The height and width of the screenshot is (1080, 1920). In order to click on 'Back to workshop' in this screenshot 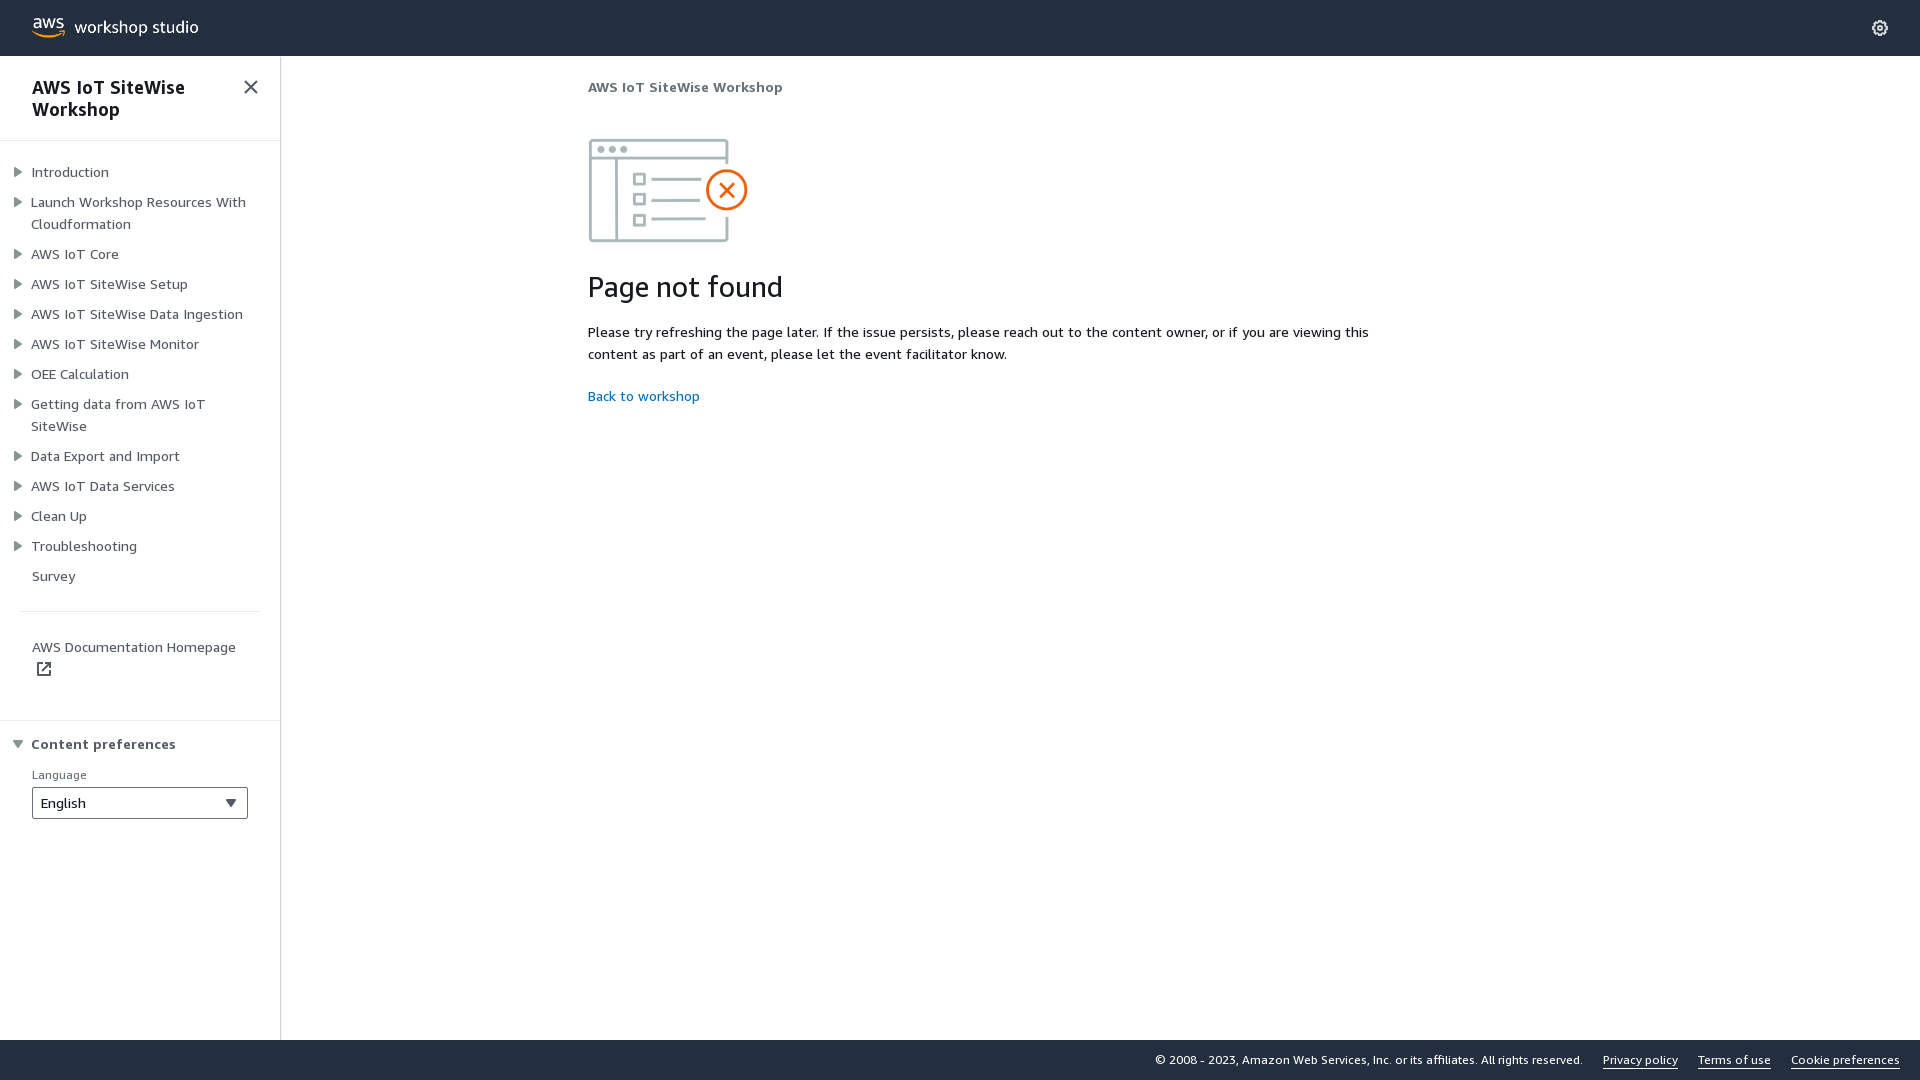, I will do `click(643, 395)`.